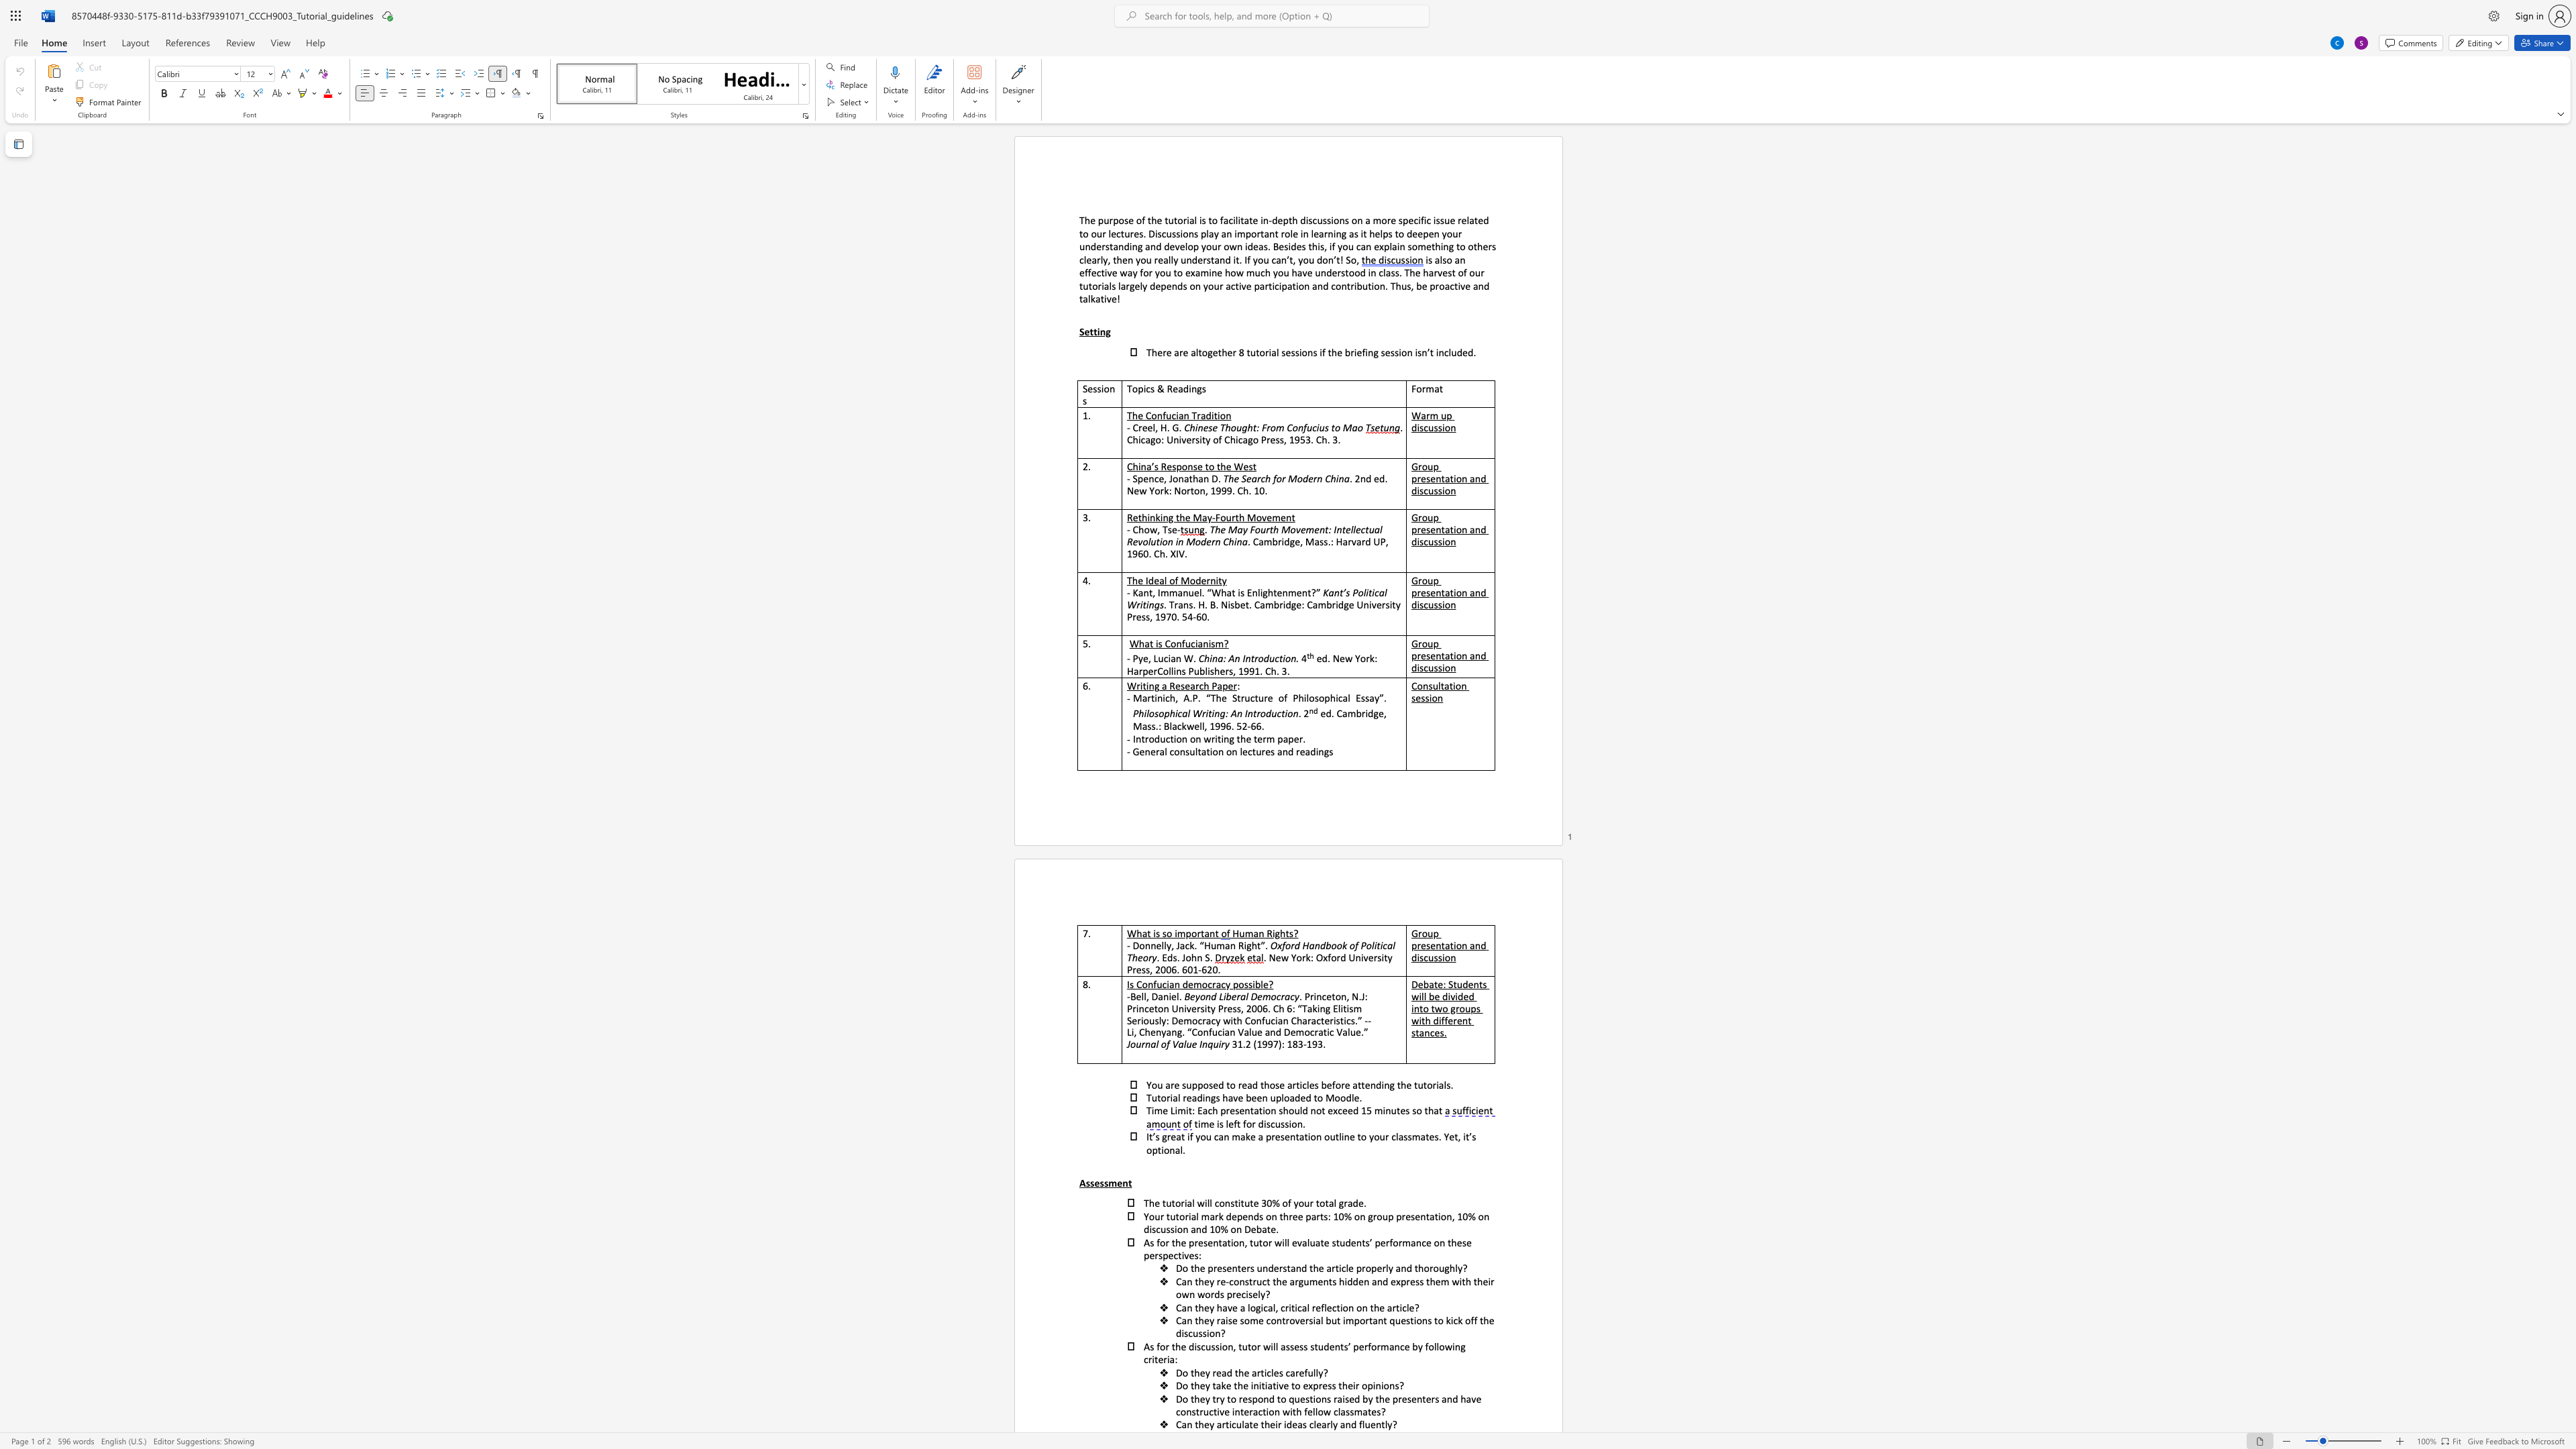  I want to click on the 1th character "c" in the text, so click(1232, 284).